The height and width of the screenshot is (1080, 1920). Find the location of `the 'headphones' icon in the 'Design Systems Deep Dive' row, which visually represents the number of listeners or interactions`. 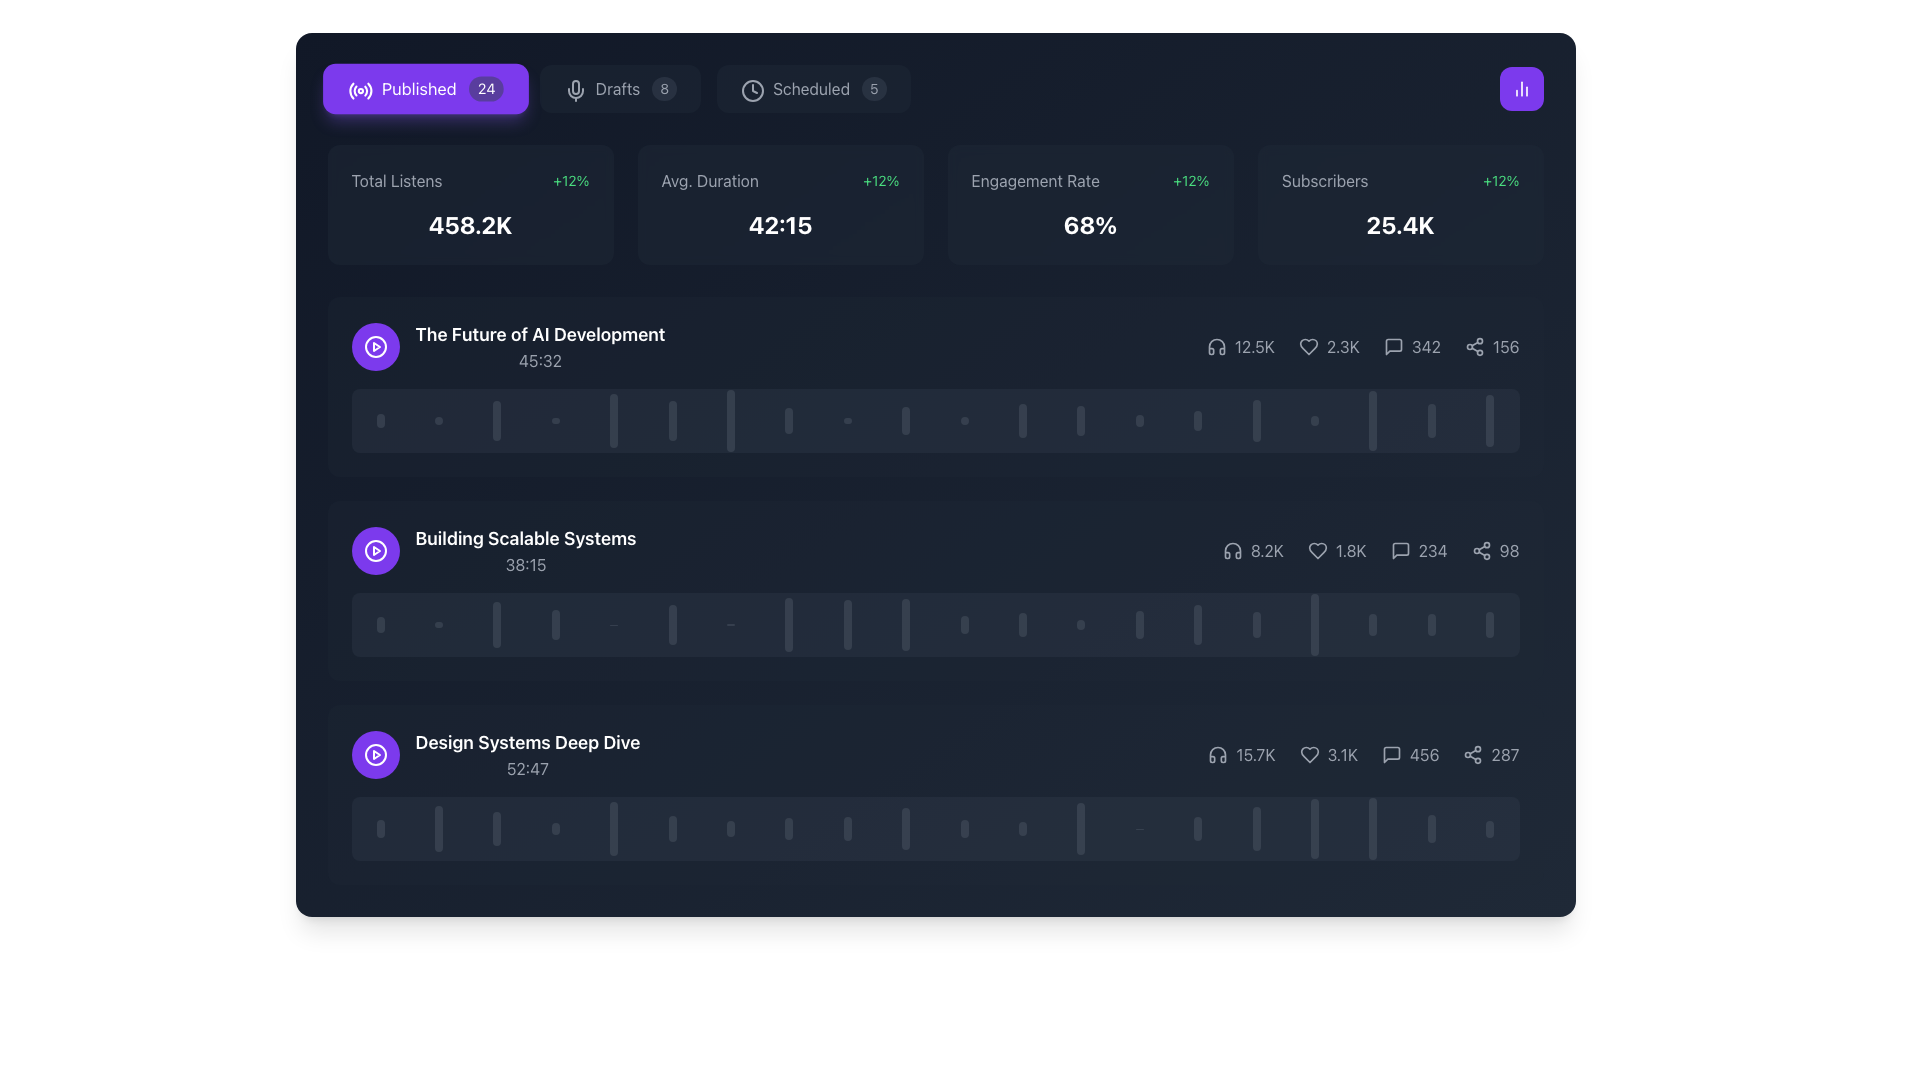

the 'headphones' icon in the 'Design Systems Deep Dive' row, which visually represents the number of listeners or interactions is located at coordinates (1217, 755).